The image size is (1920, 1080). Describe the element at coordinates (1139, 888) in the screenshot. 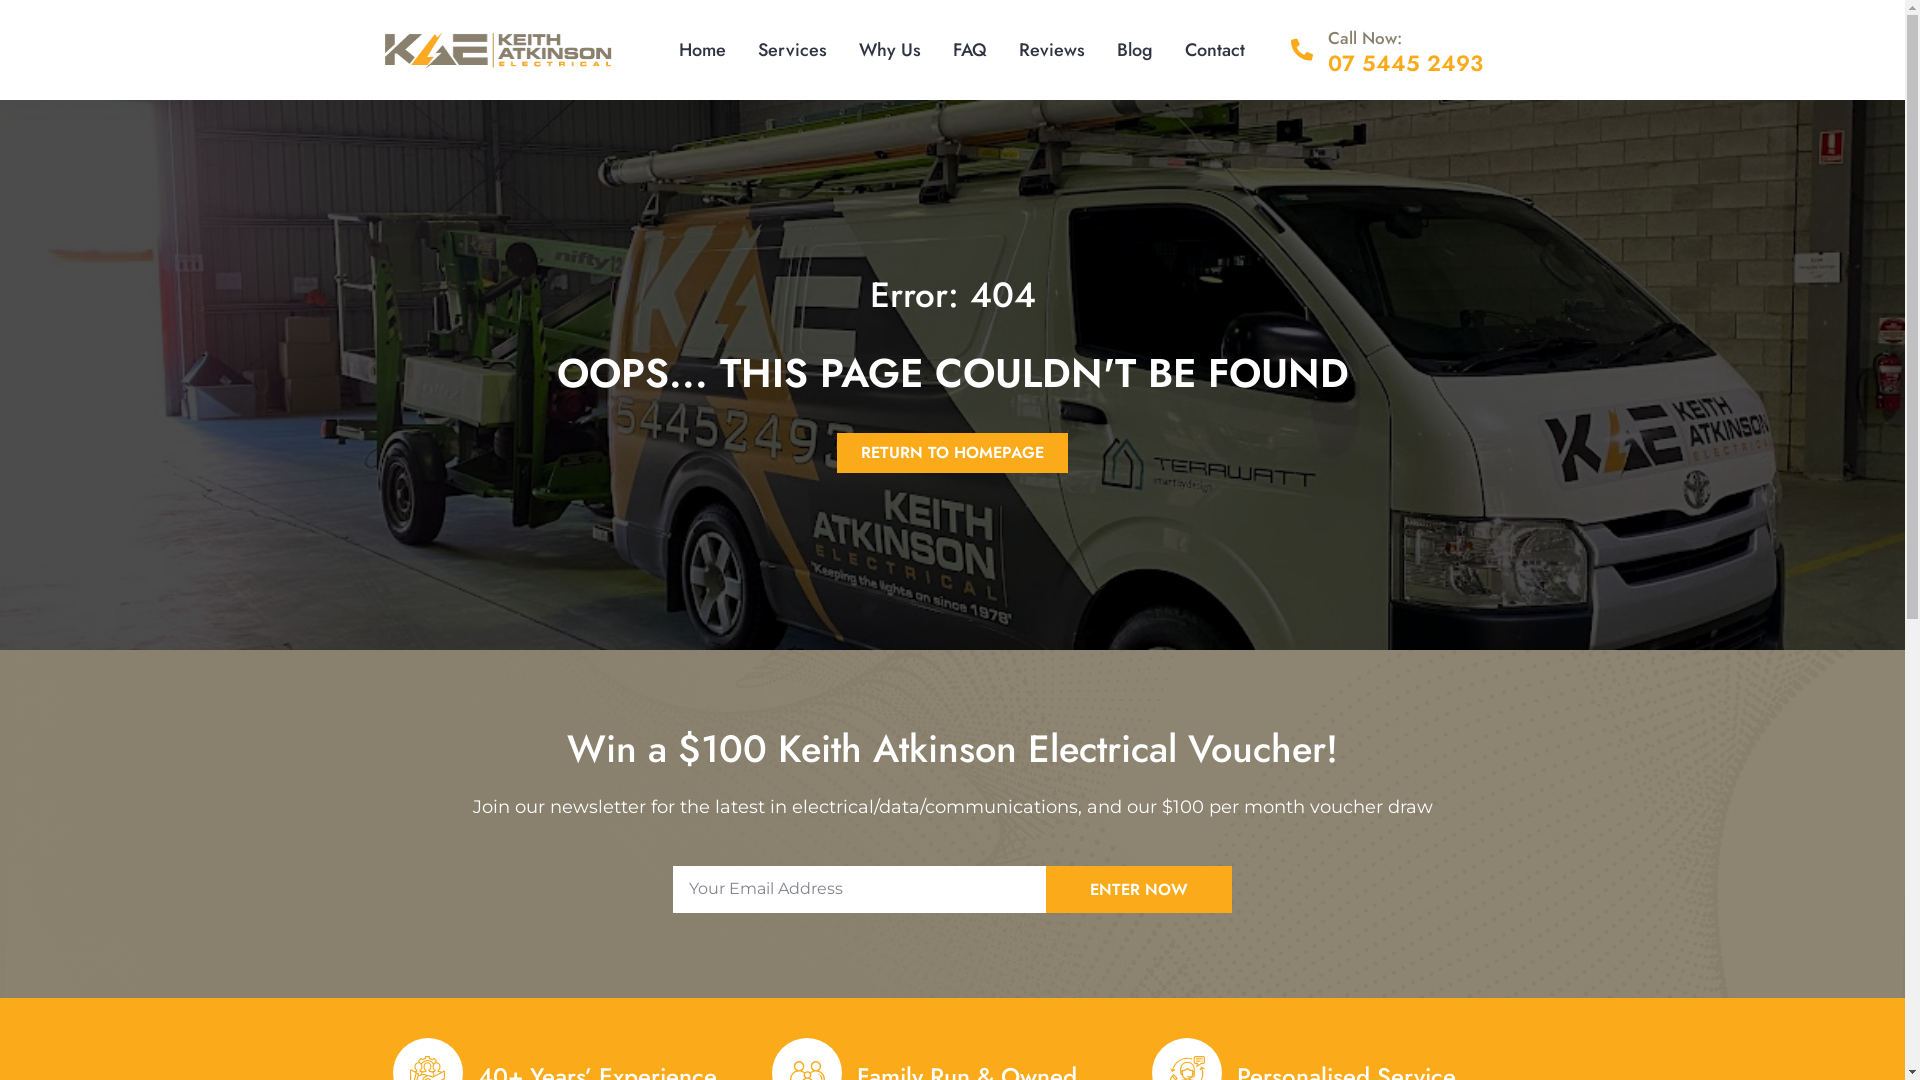

I see `'ENTER NOW'` at that location.